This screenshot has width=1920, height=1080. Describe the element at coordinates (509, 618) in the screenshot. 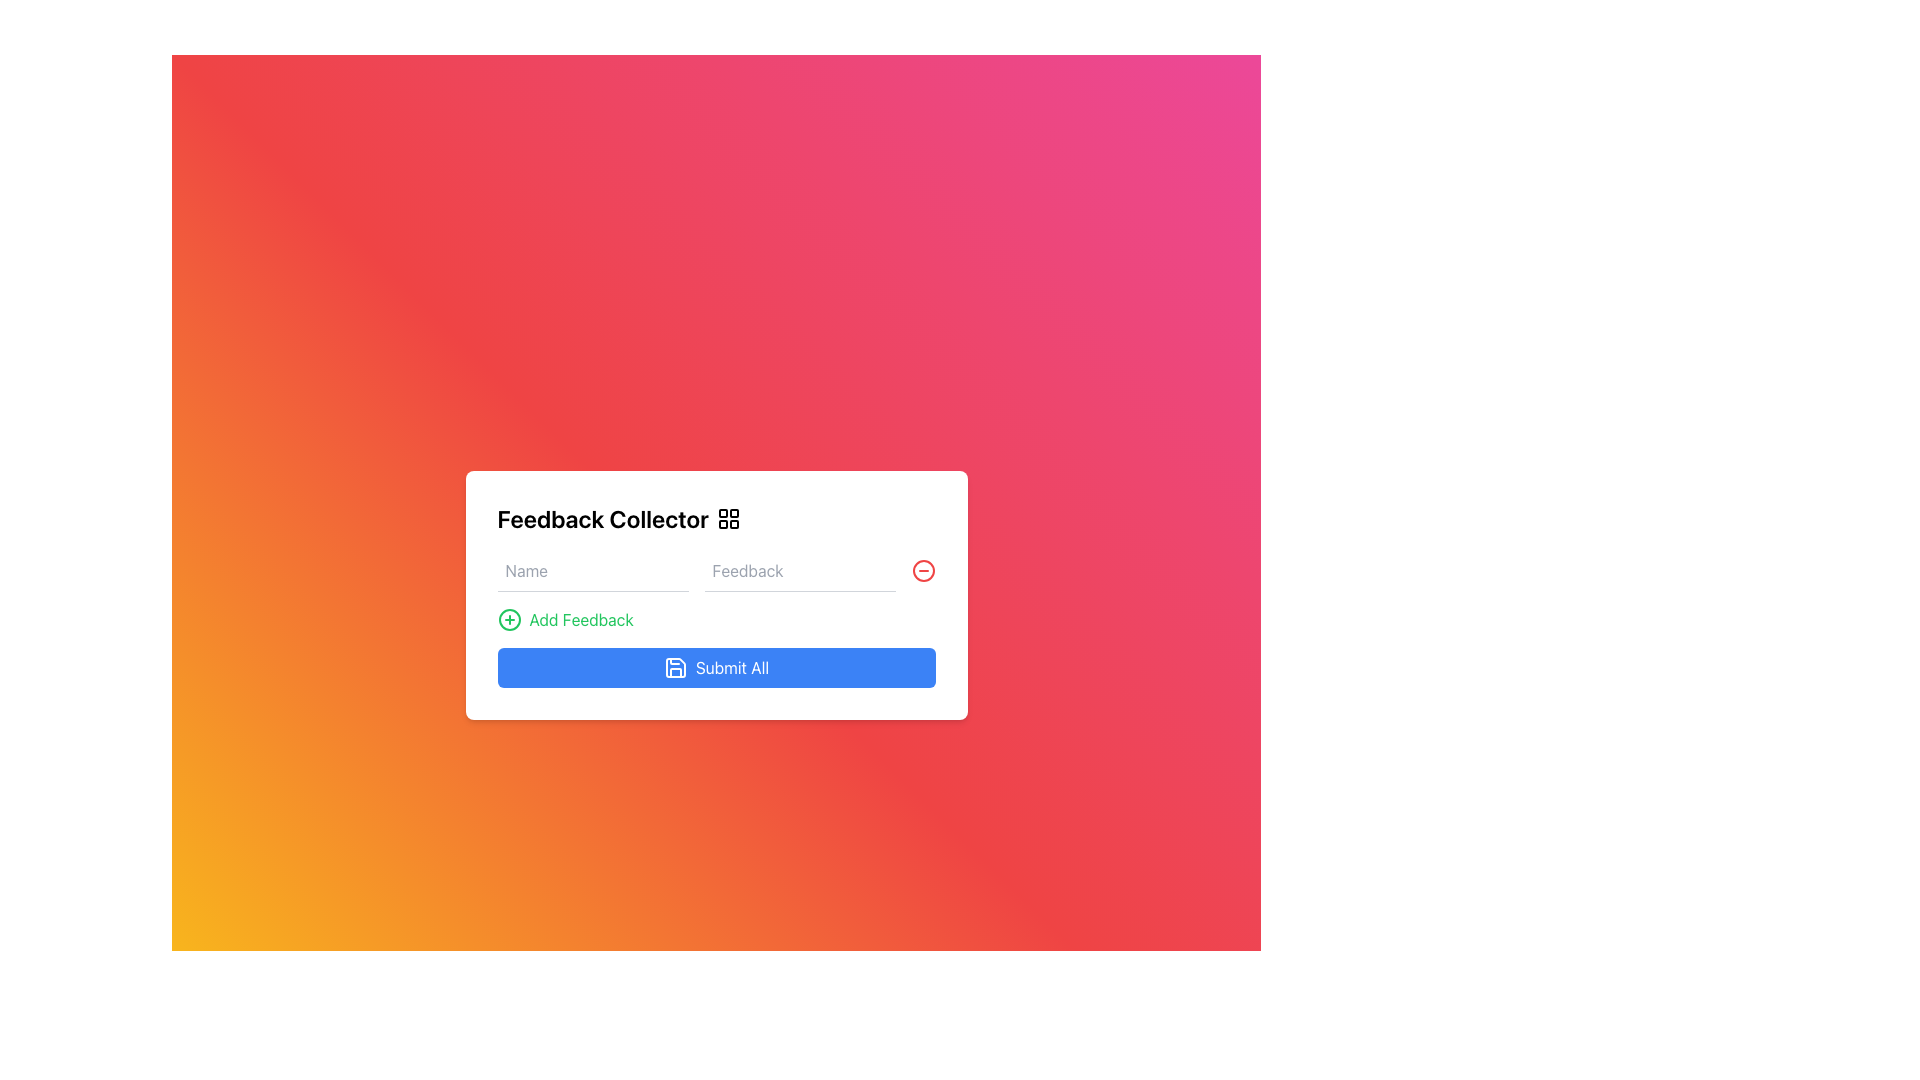

I see `the decorative or functional visual indicator associated with the 'Add Feedback' button, located to the left side of the button's text` at that location.